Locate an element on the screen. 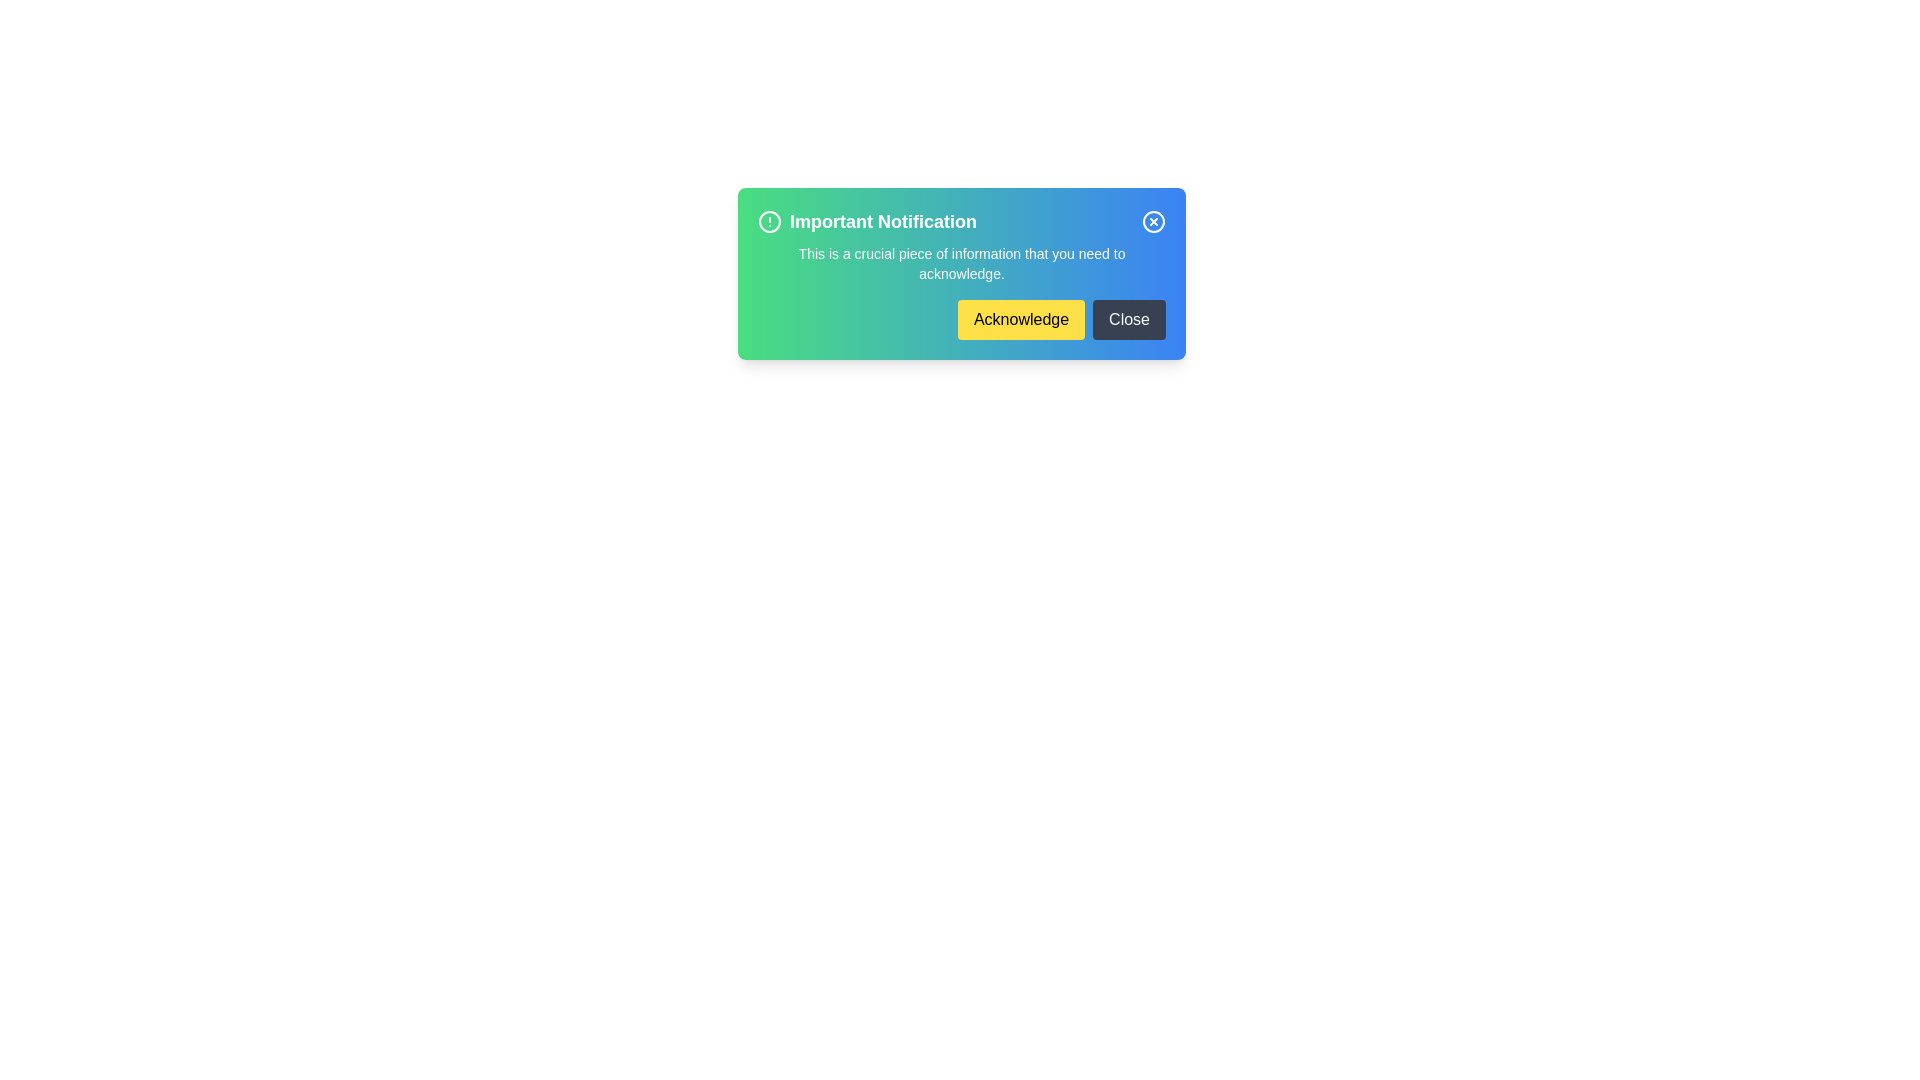 The image size is (1920, 1080). text content of the centrally aligned text block within the colorful notification box, which states: 'This is a crucial piece of information that you need to acknowledge.' is located at coordinates (961, 262).